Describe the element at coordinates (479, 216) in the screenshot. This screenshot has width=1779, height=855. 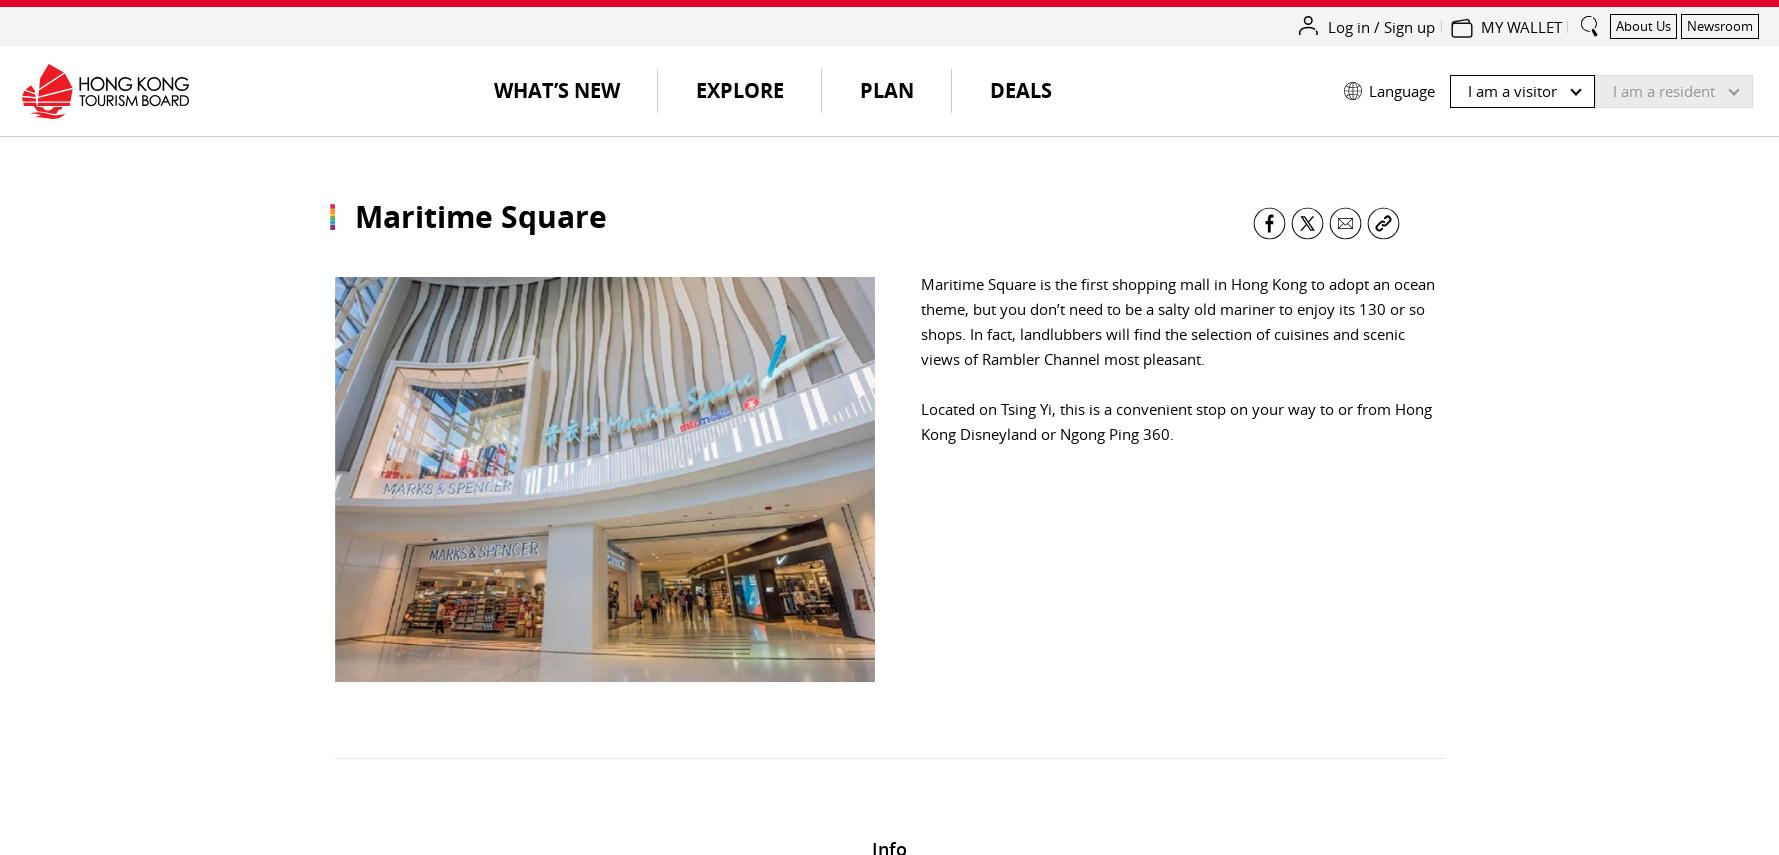
I see `'Maritime Square'` at that location.